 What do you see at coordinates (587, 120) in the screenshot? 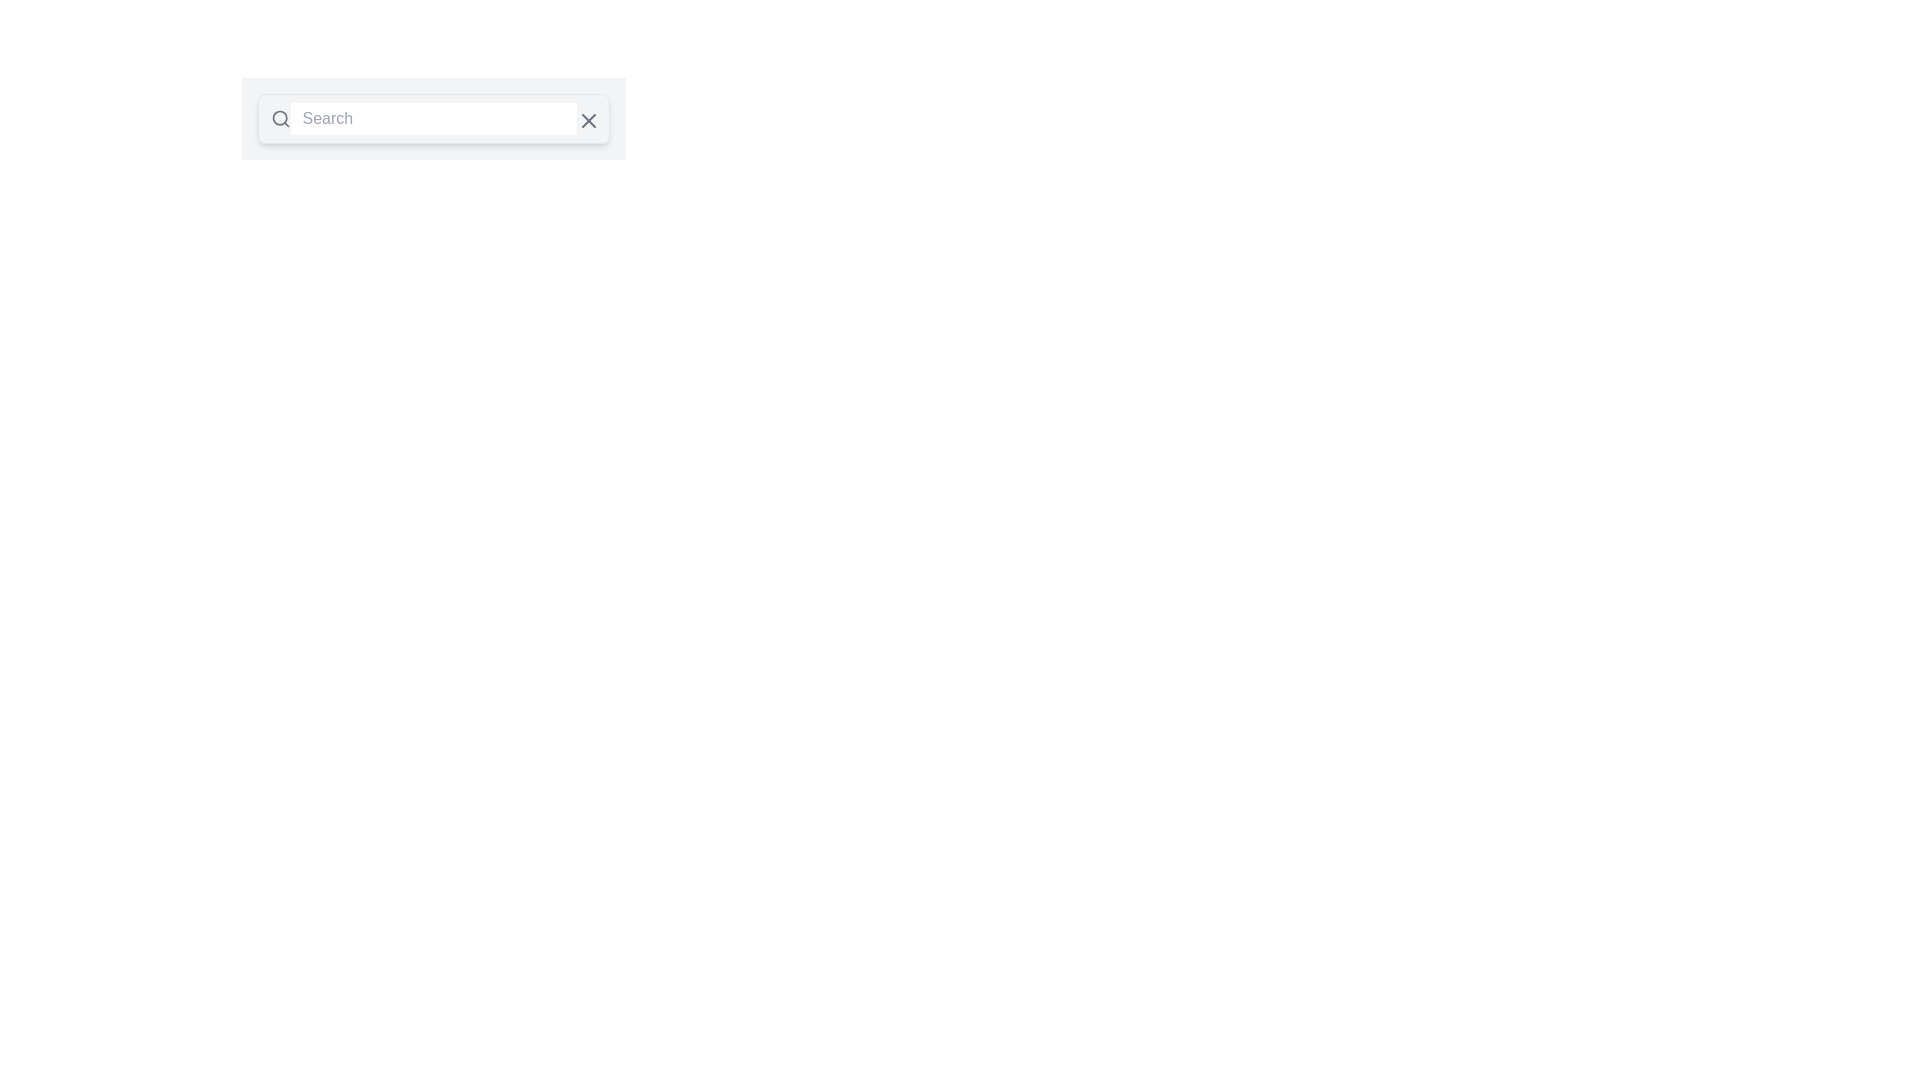
I see `the 'X' icon which is a minimalistic vector-based icon located inside a small square button at the far right of the search input field, as part of keyboard navigation sequence` at bounding box center [587, 120].